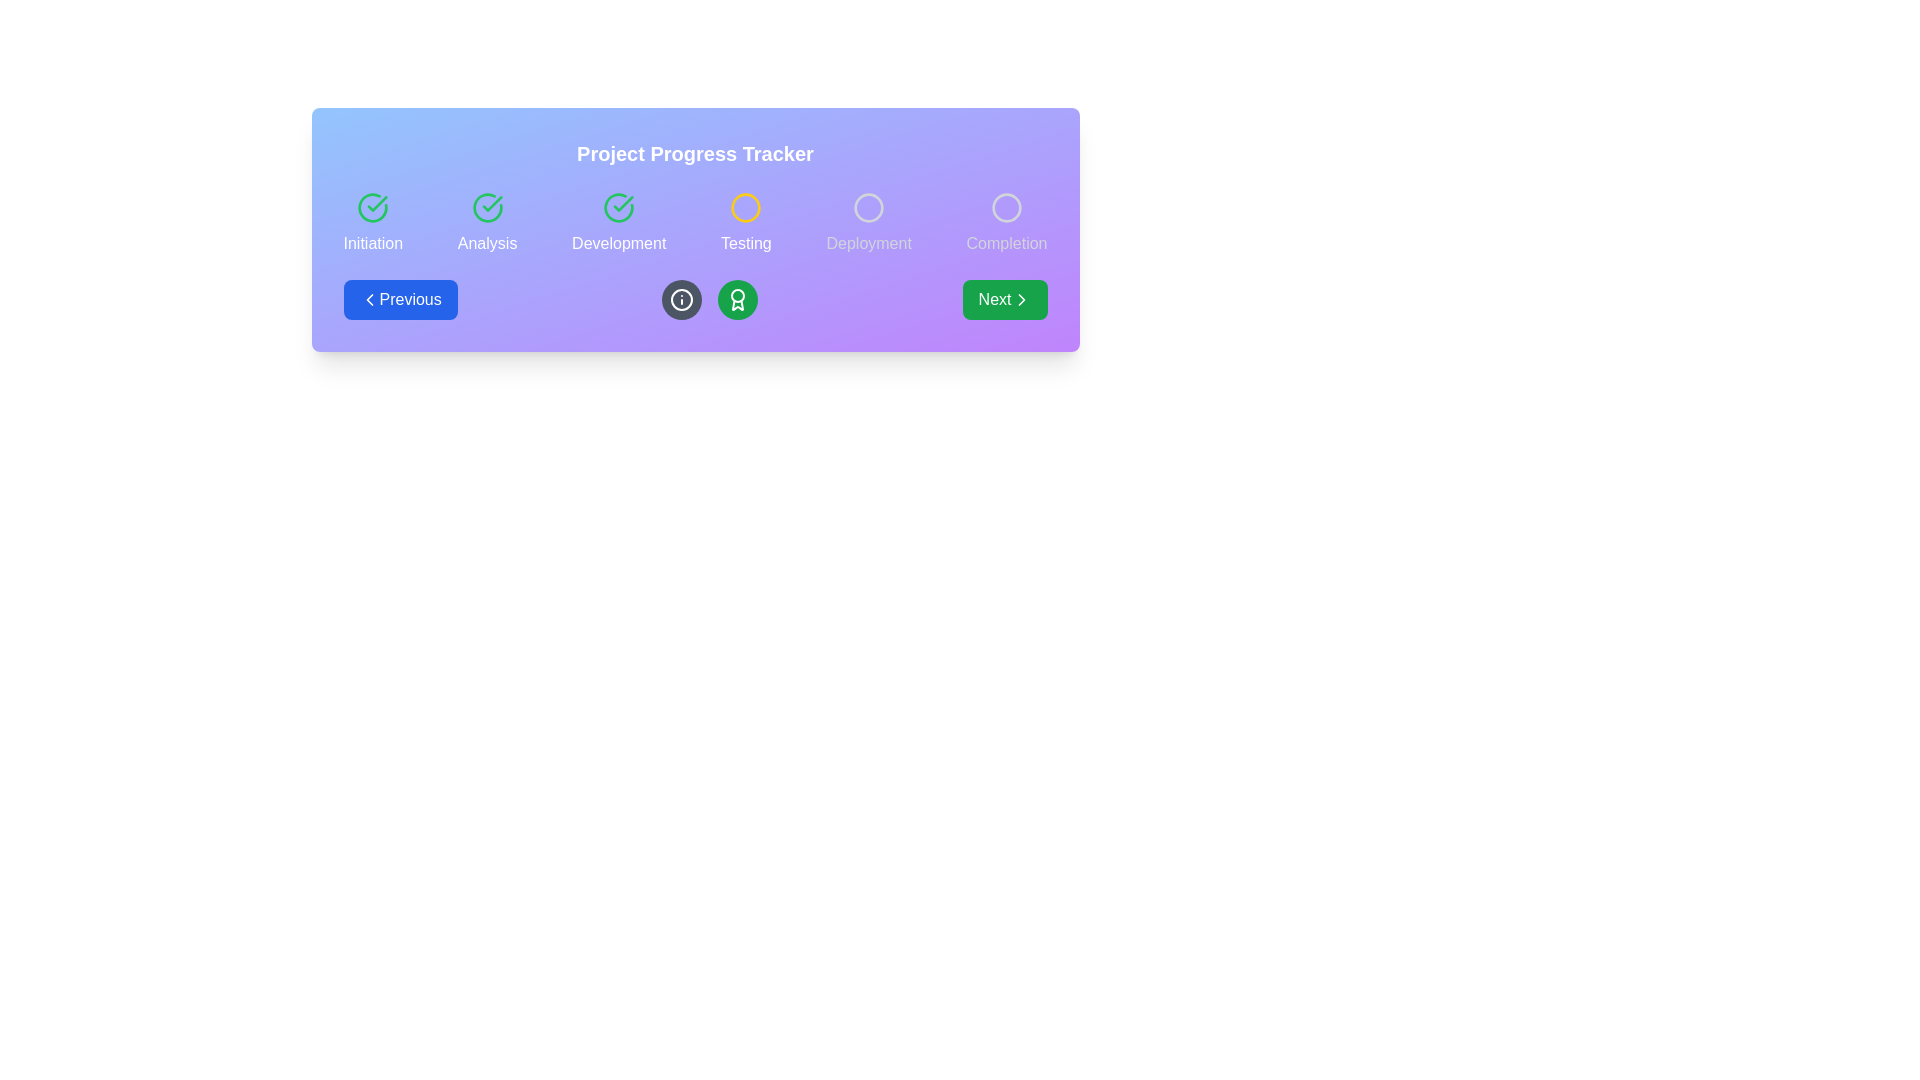 The width and height of the screenshot is (1920, 1080). What do you see at coordinates (682, 300) in the screenshot?
I see `the information icon located near the lower middle of the interface, which is the second icon from the left in its group` at bounding box center [682, 300].